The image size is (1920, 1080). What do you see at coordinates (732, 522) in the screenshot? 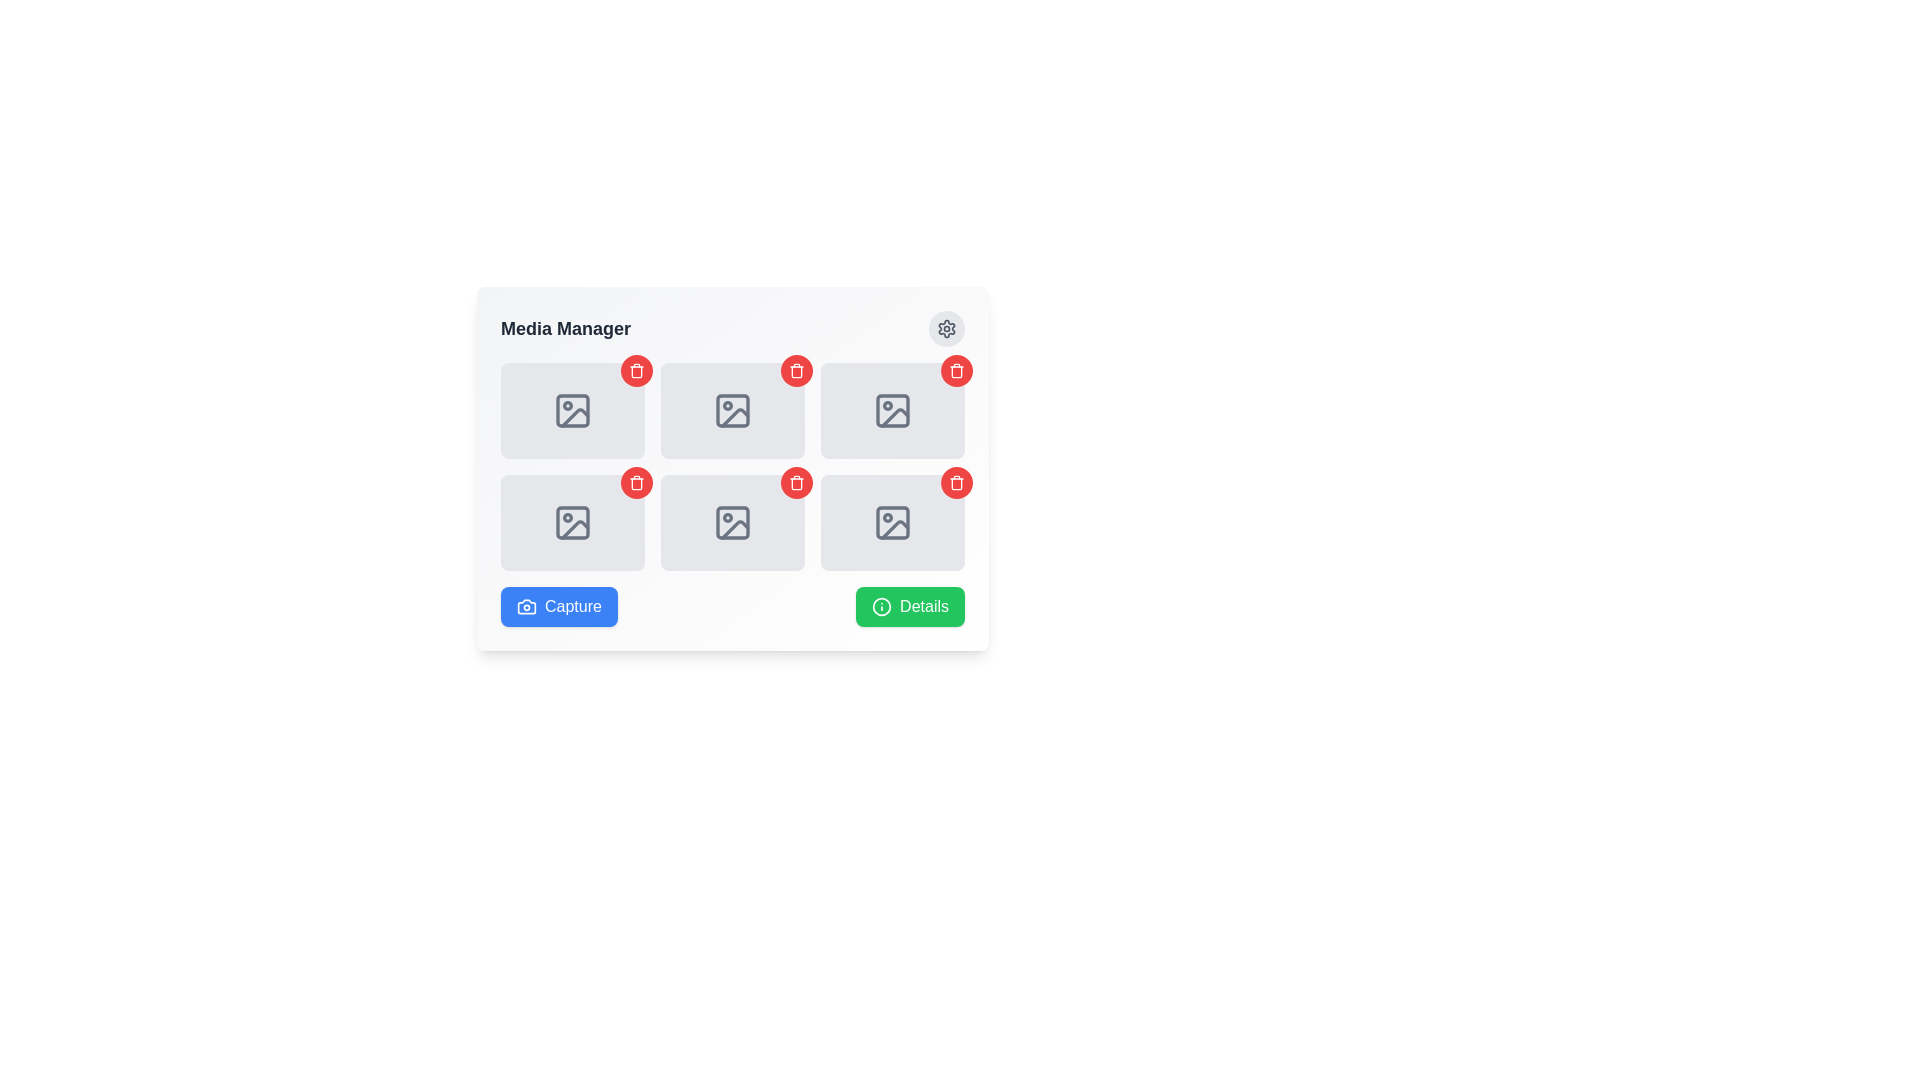
I see `the gray image icon from the Media Manager section` at bounding box center [732, 522].